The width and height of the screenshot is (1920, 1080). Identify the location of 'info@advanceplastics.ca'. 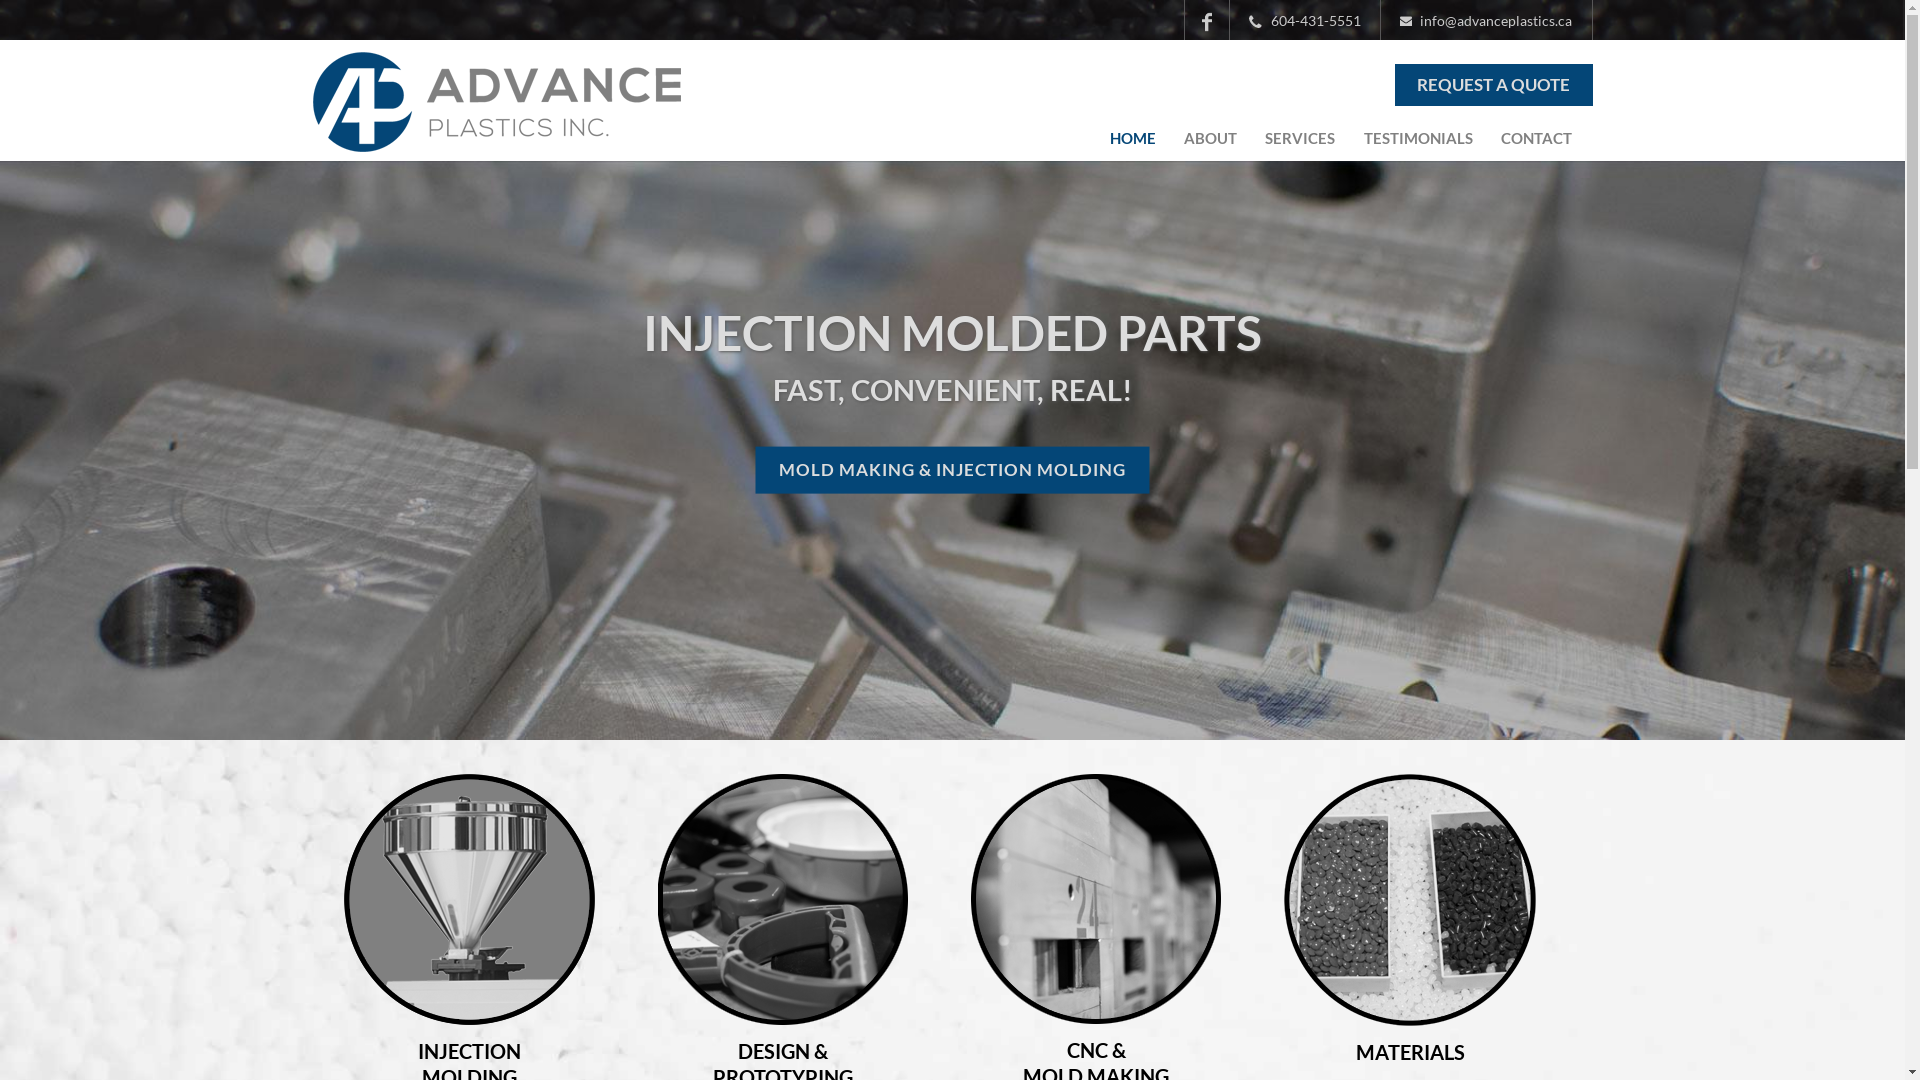
(1487, 19).